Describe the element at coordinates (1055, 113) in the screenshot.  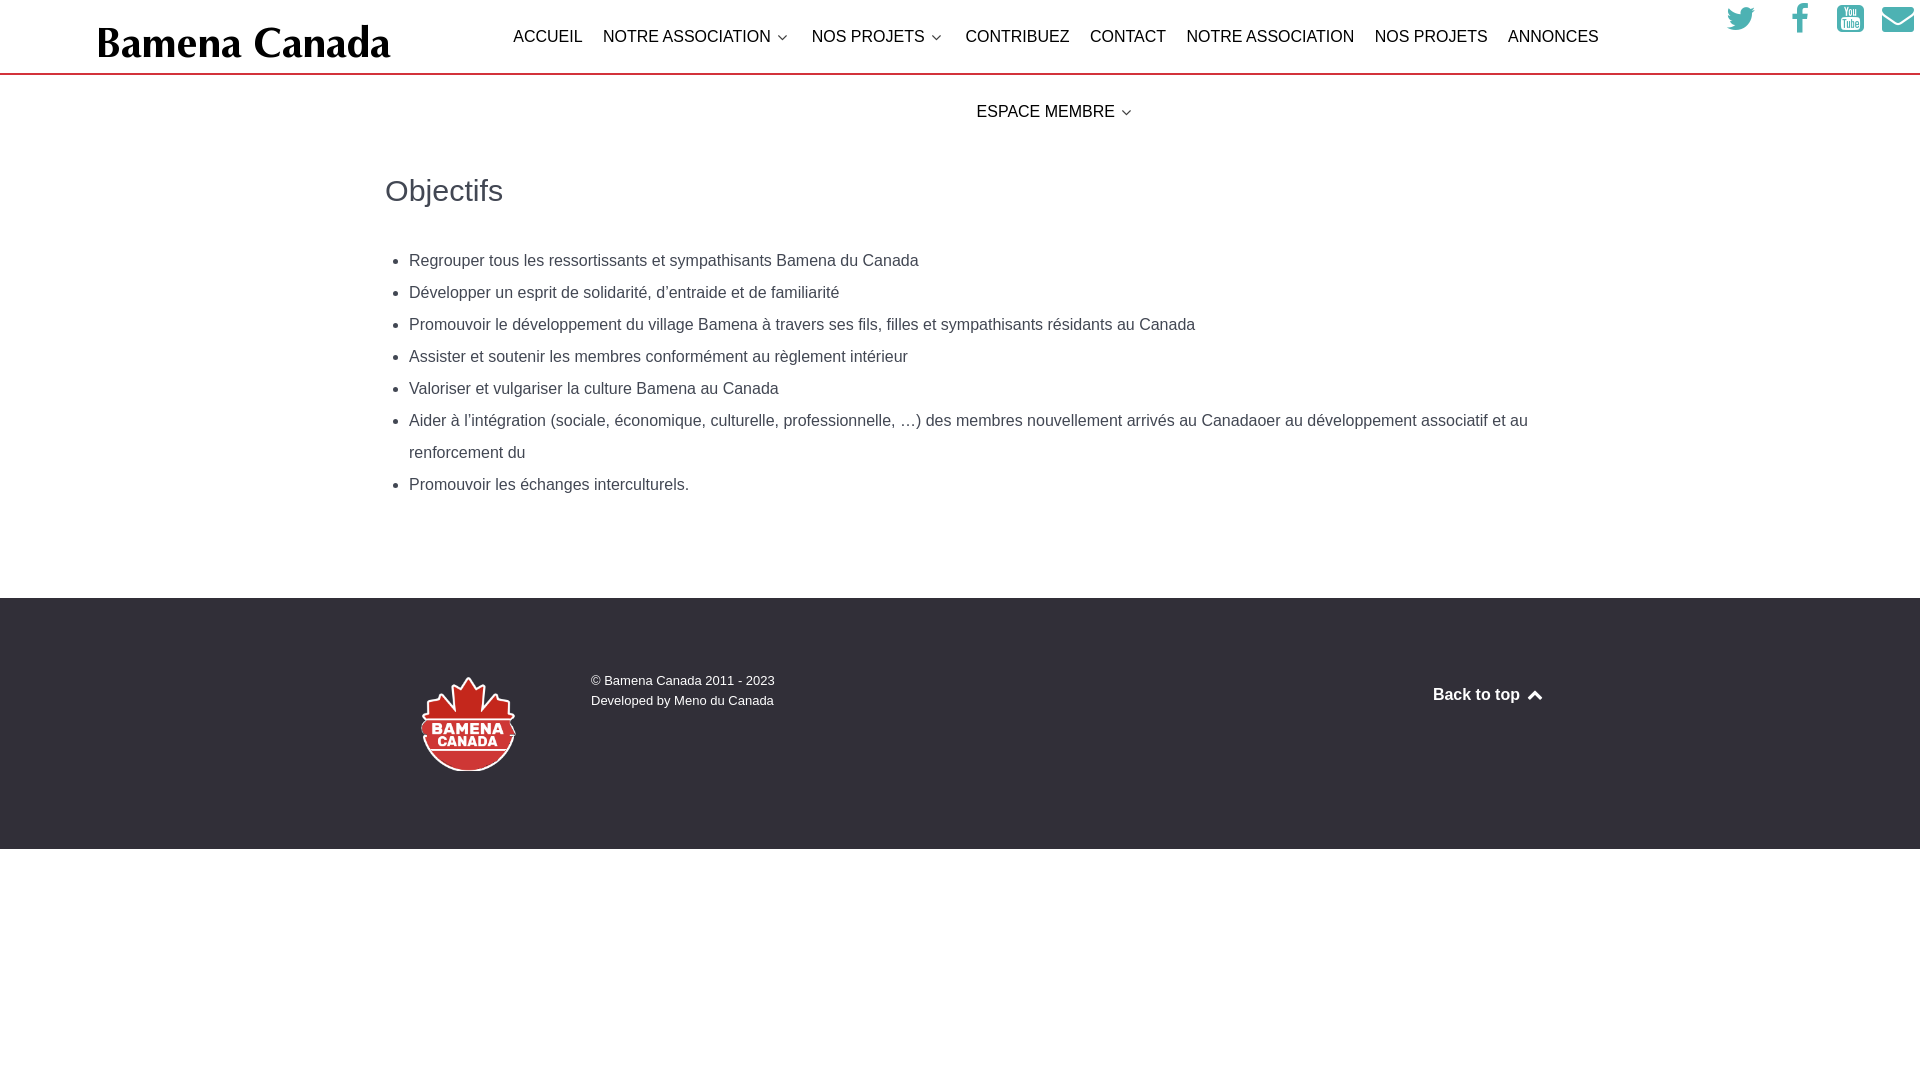
I see `'ESPACE MEMBRE'` at that location.